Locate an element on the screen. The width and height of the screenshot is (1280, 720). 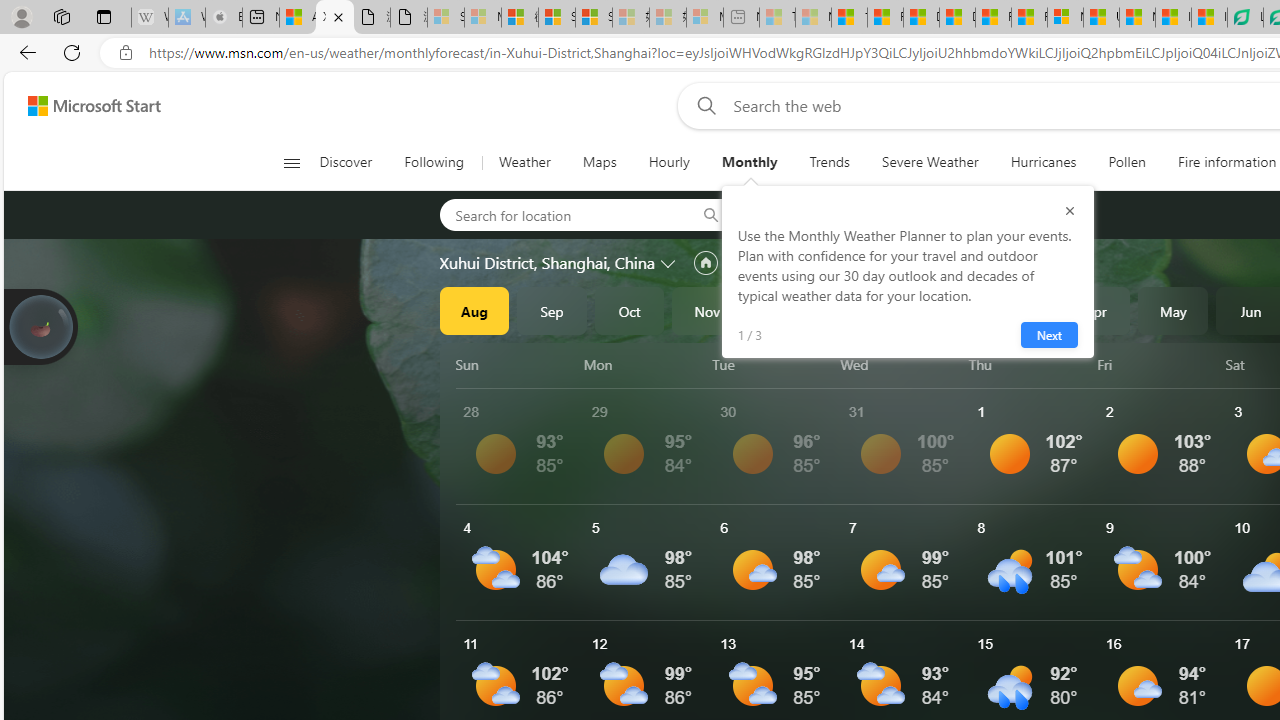
'May' is located at coordinates (1173, 311).